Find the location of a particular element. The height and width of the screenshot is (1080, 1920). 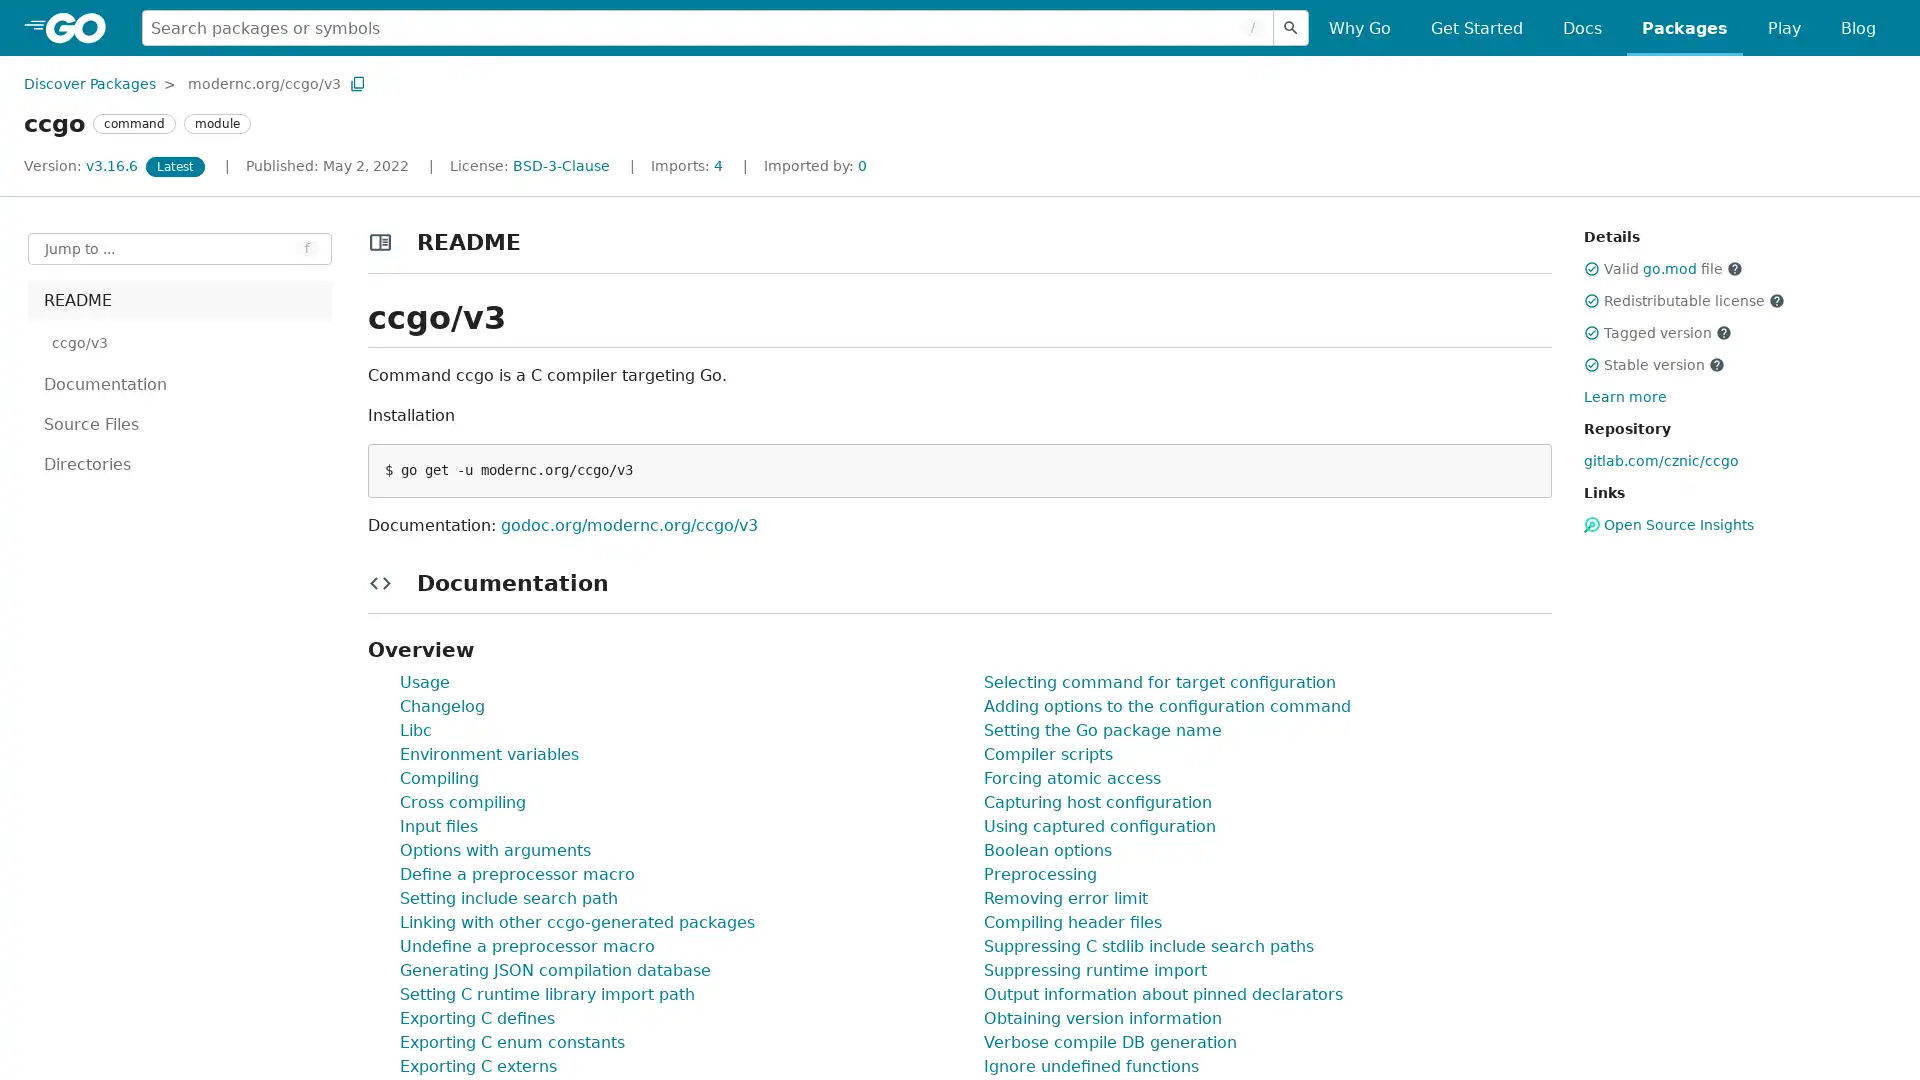

Open Jump to Identifier is located at coordinates (180, 248).